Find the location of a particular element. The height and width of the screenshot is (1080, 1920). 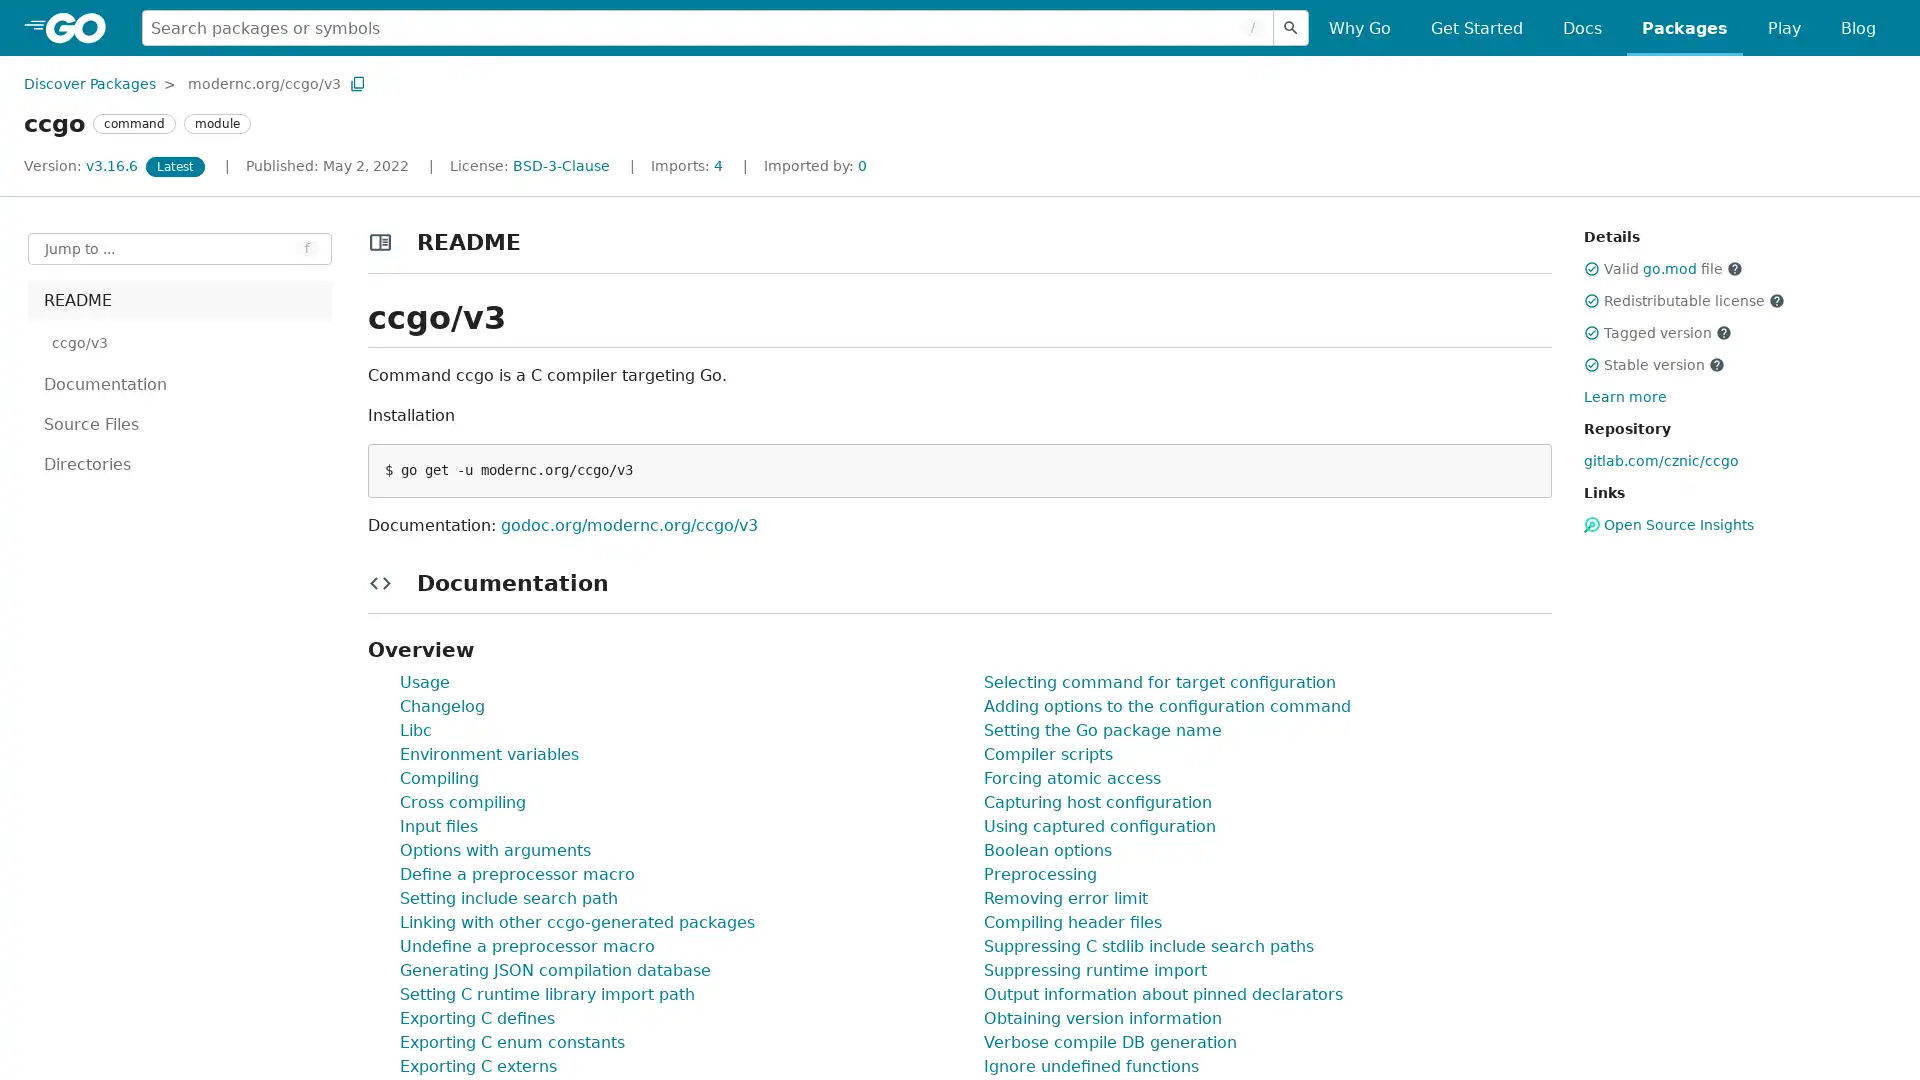

Open Jump to Identifier is located at coordinates (180, 248).